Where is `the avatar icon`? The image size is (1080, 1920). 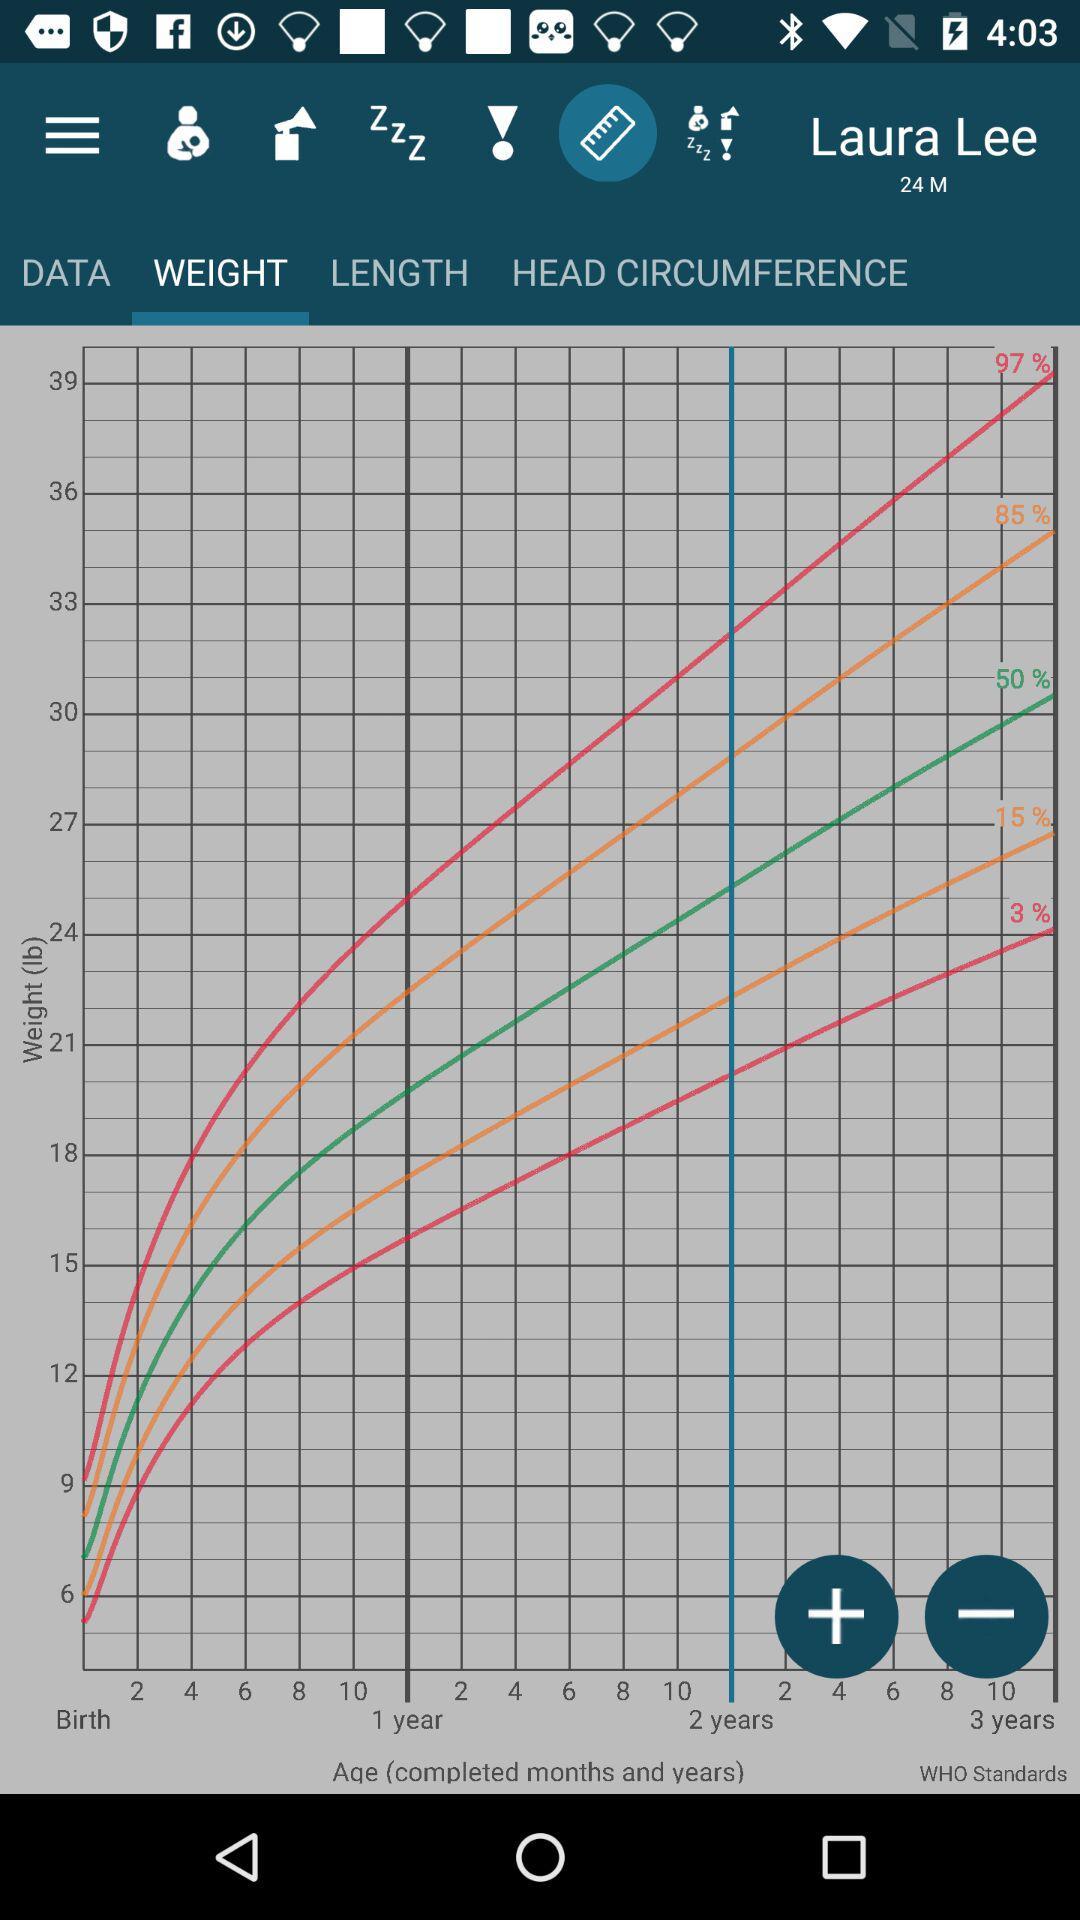
the avatar icon is located at coordinates (187, 131).